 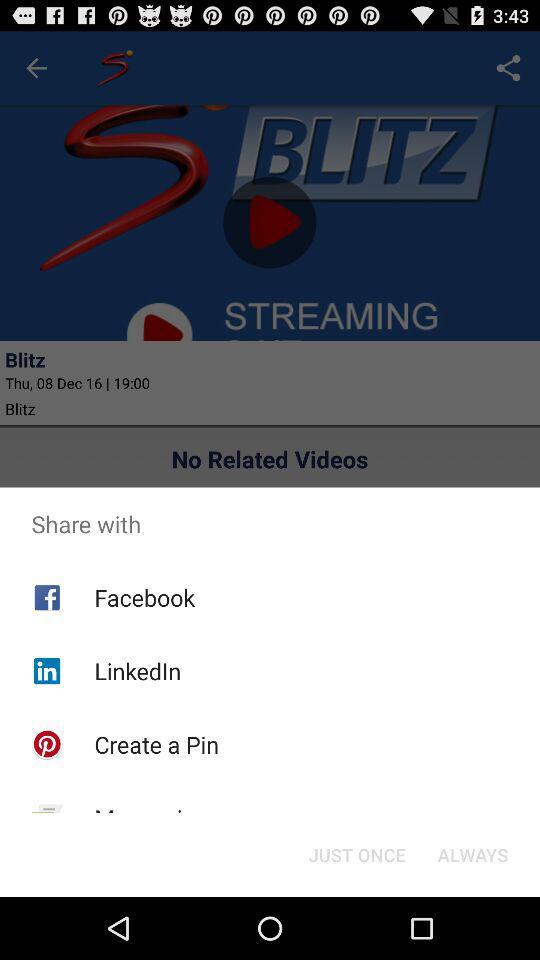 What do you see at coordinates (150, 818) in the screenshot?
I see `the icon next to just once` at bounding box center [150, 818].